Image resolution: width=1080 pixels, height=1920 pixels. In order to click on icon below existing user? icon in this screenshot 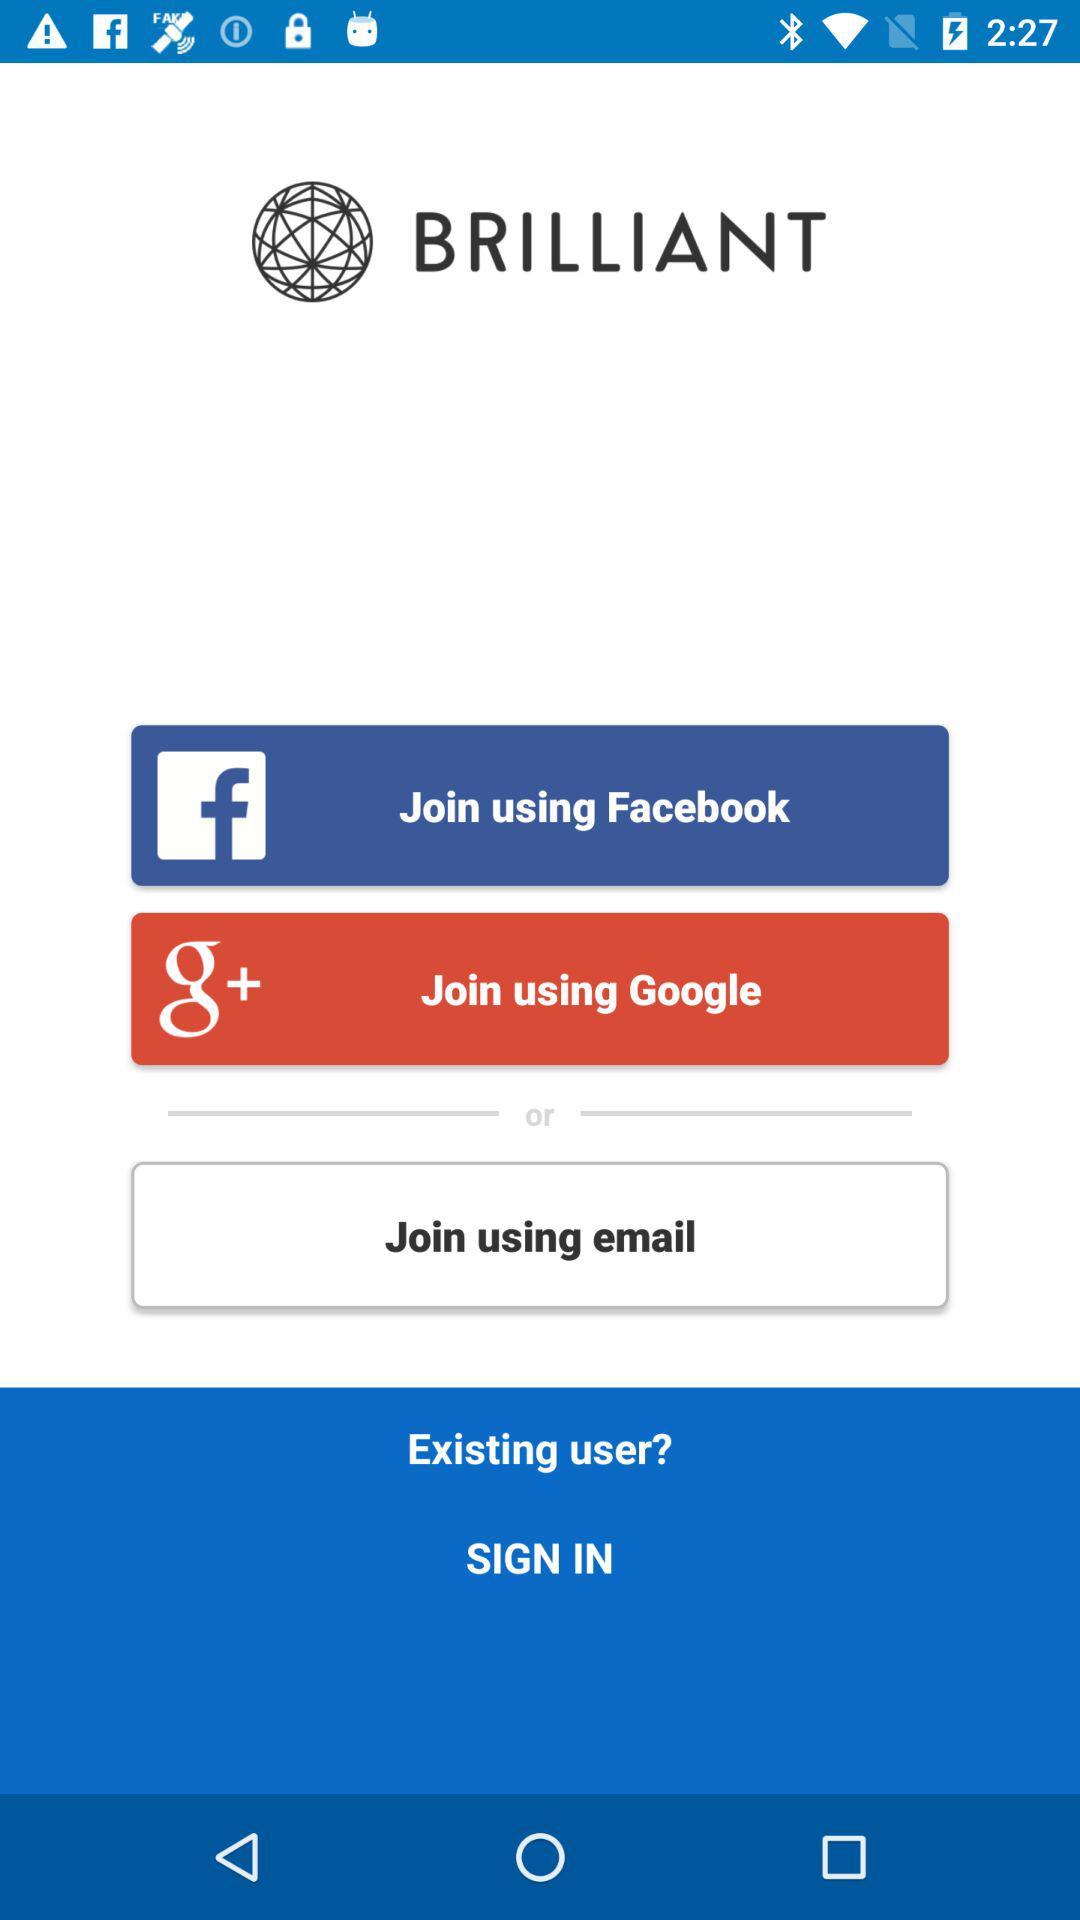, I will do `click(540, 1555)`.